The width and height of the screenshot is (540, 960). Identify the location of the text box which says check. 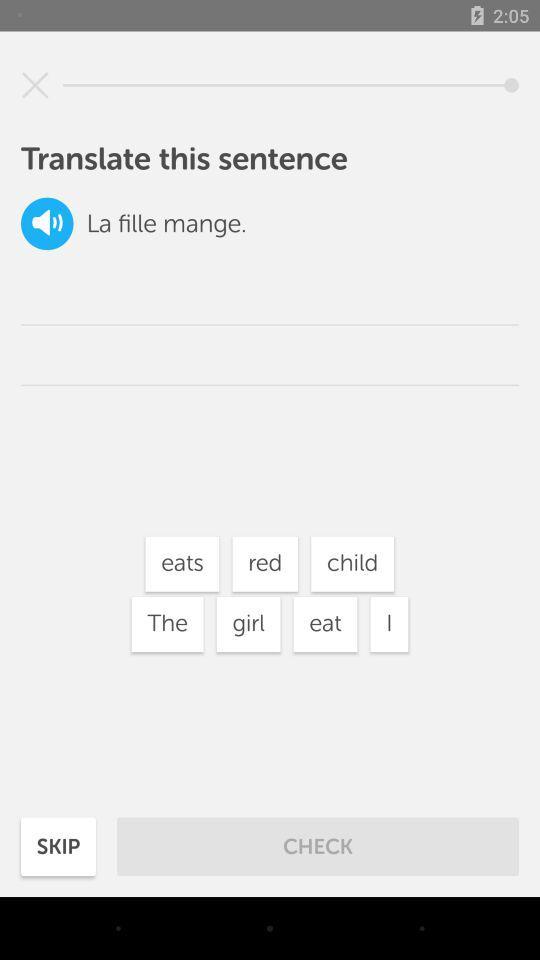
(318, 846).